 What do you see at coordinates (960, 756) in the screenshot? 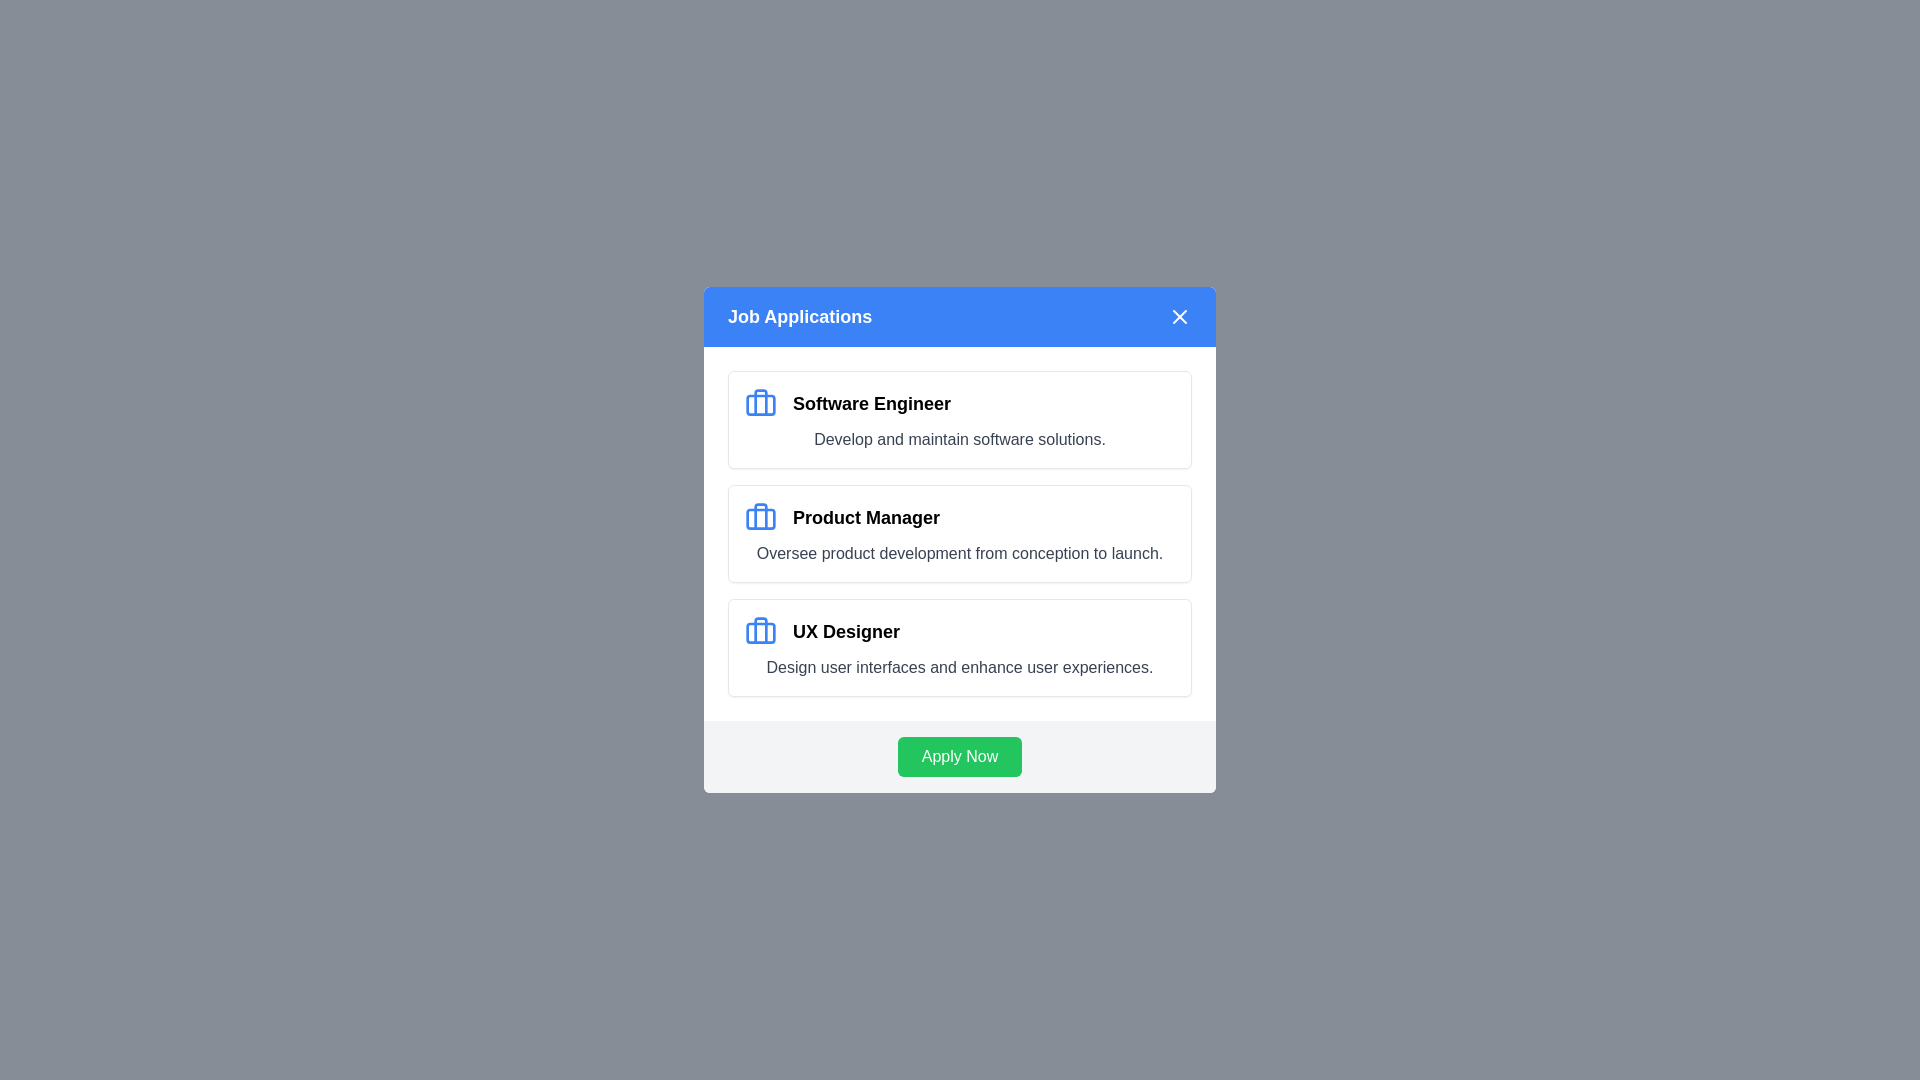
I see `the button located at the bottom of the modal dialog box, which is part of a group related to job postings for 'Software Engineer', 'Product Manager', and 'UX Designer'` at bounding box center [960, 756].